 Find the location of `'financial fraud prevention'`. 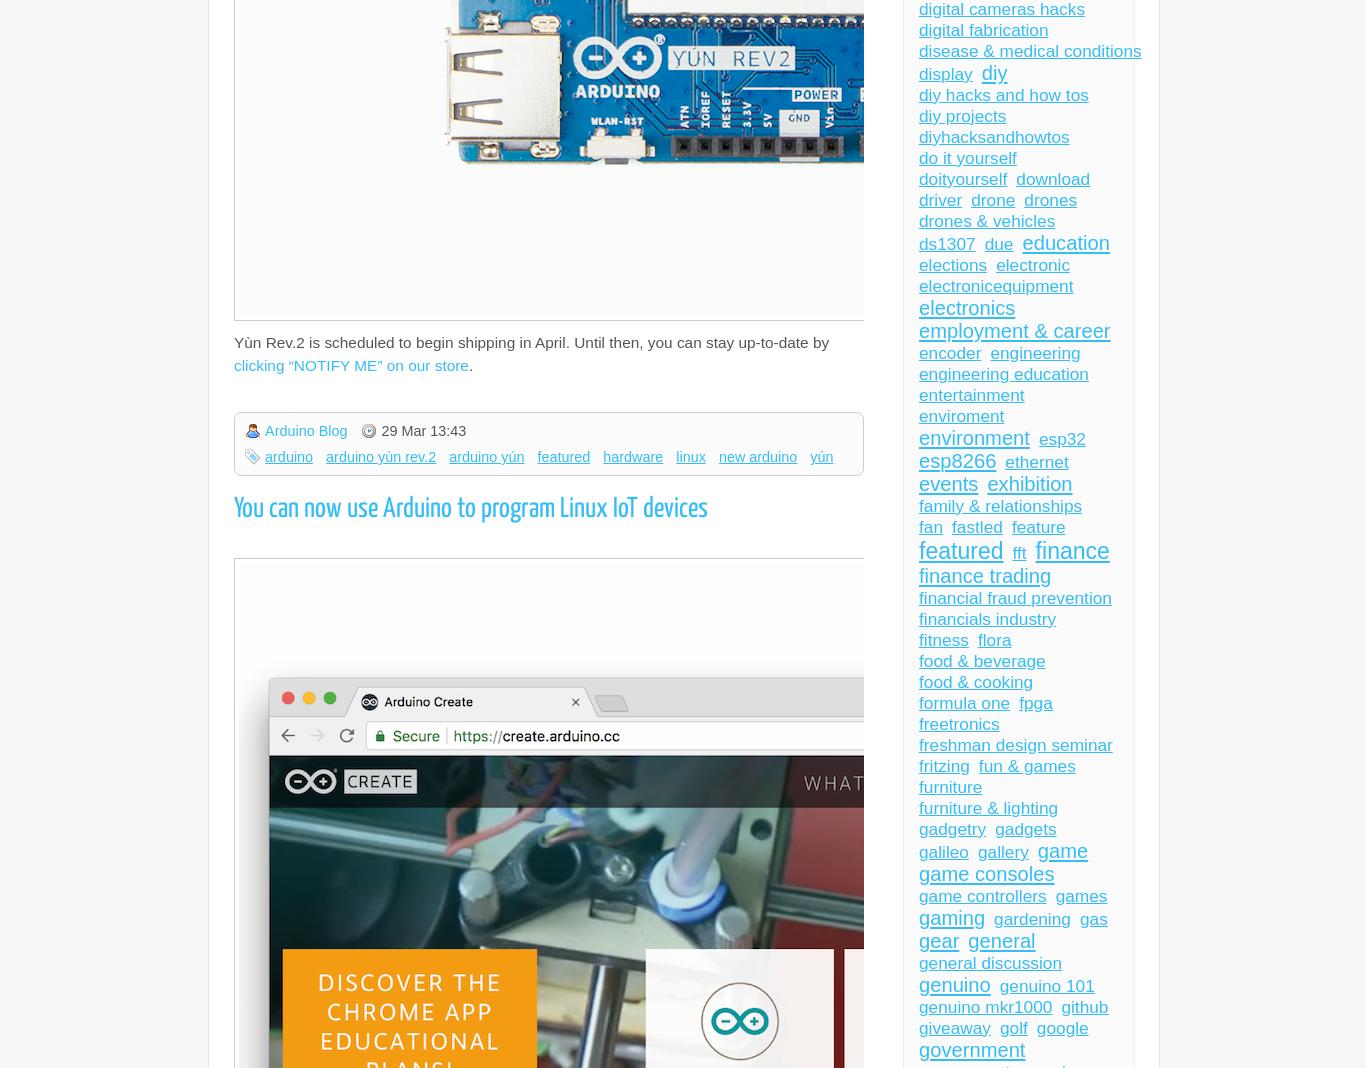

'financial fraud prevention' is located at coordinates (1014, 596).